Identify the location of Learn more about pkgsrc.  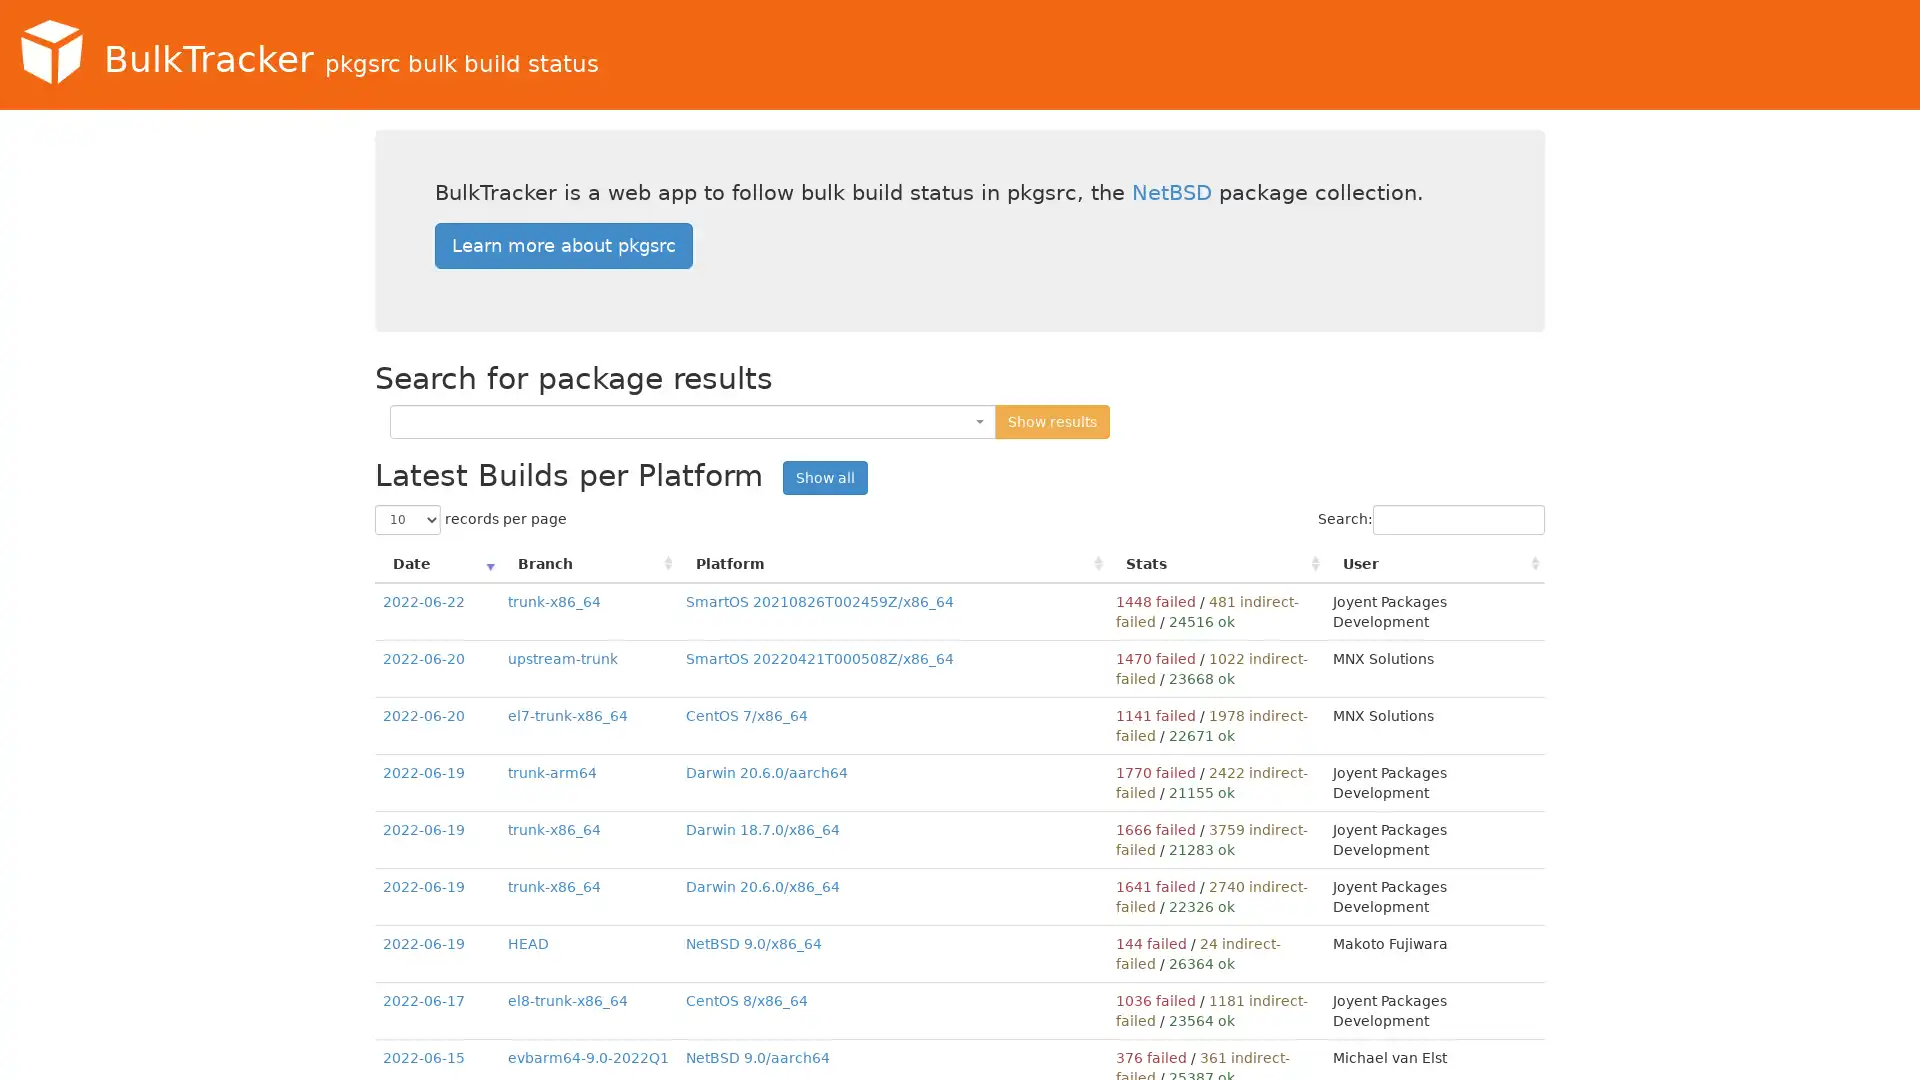
(563, 244).